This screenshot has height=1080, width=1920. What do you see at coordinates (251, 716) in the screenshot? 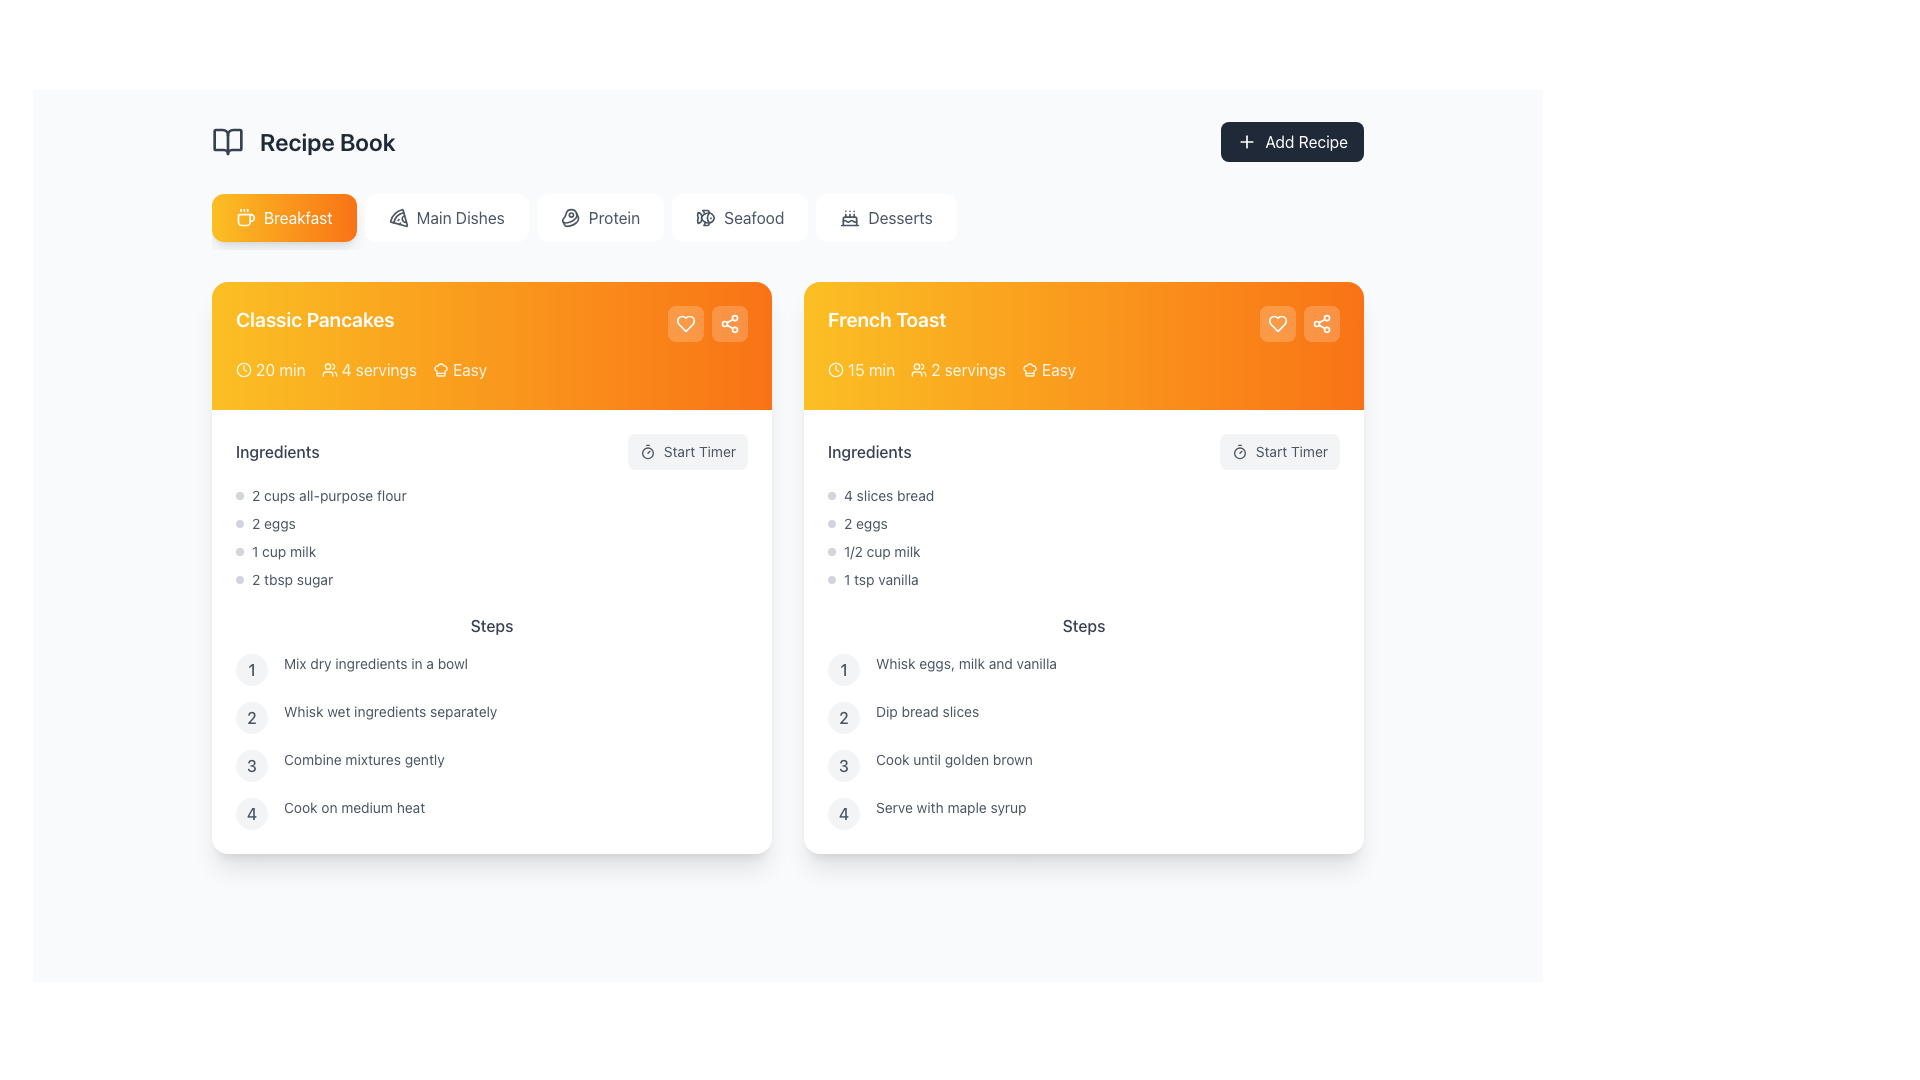
I see `the icon badge displaying the number for the 2nd step in the 'Classic Pancakes' recipe, which is located to the left of the text 'Whisk wet ingredients separately.'` at bounding box center [251, 716].